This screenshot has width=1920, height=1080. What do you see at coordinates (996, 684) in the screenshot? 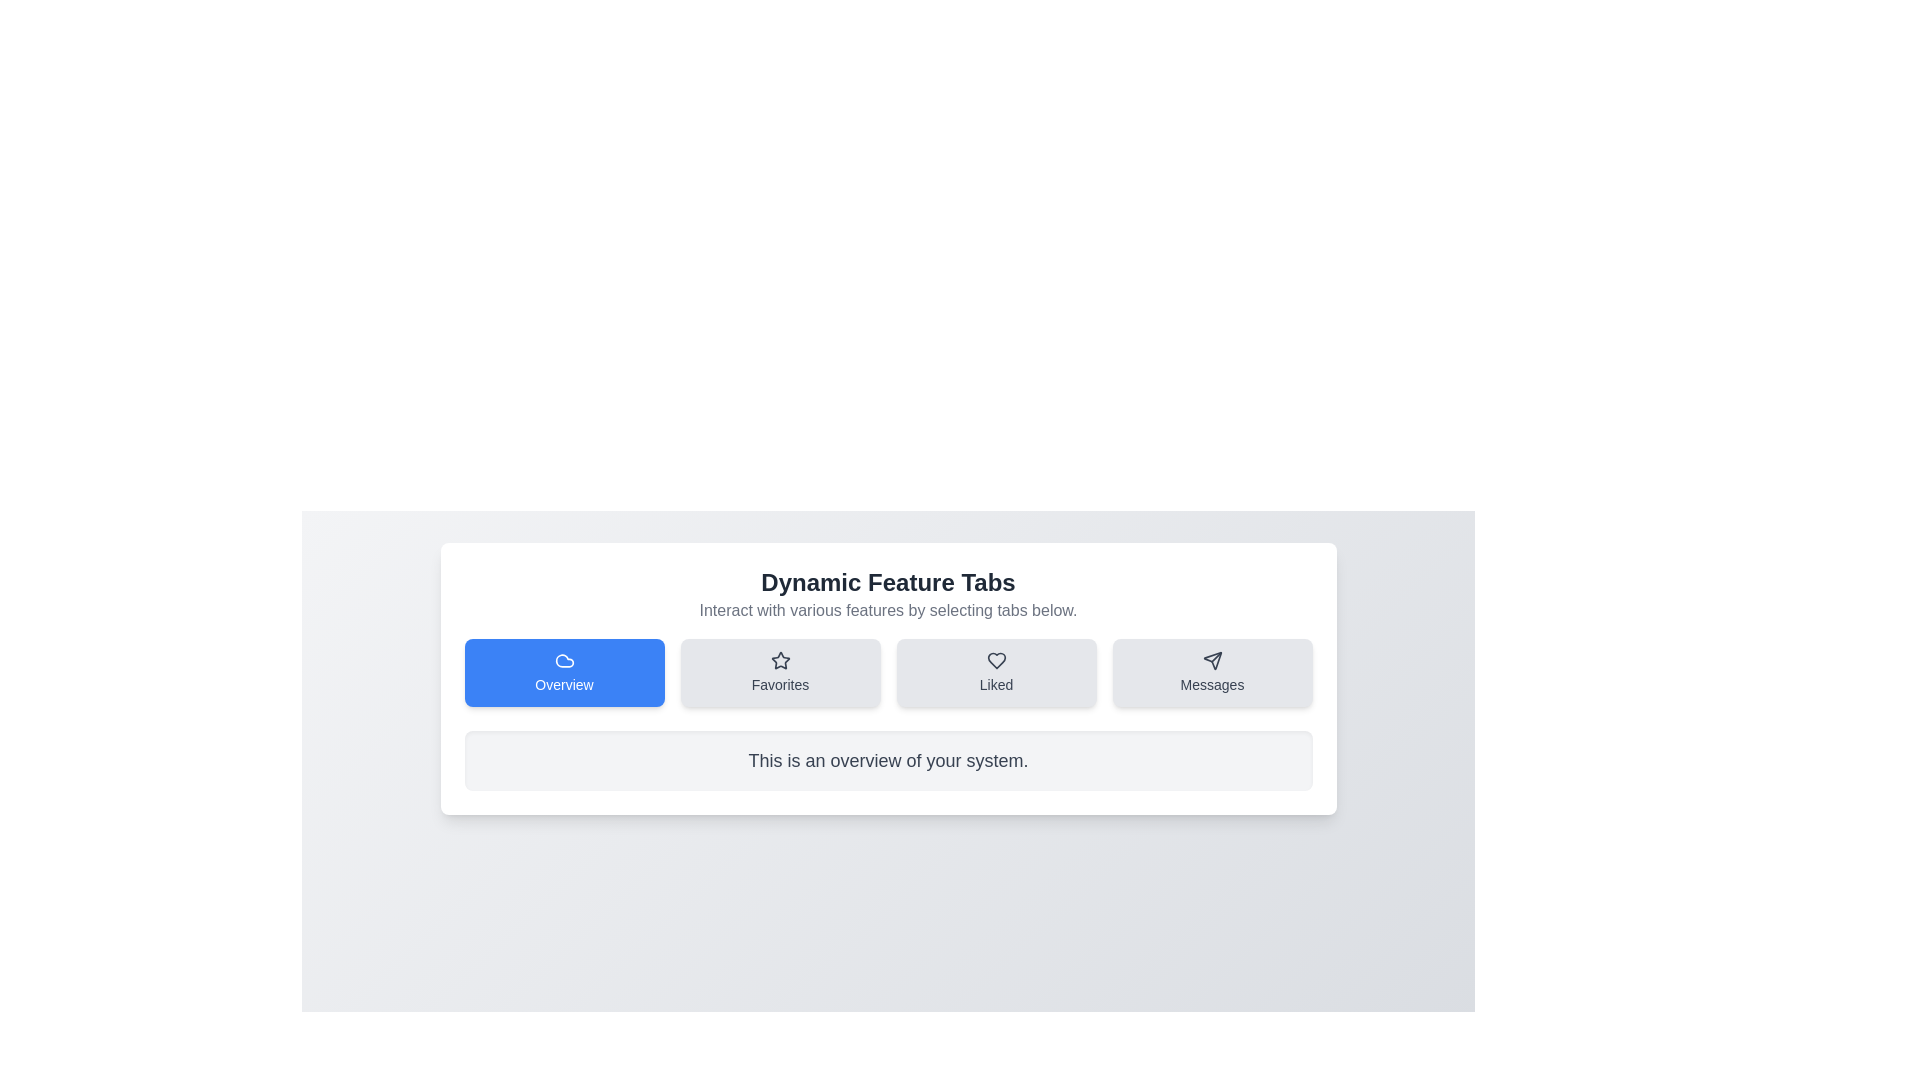
I see `the 'Liked' text label, which is displayed in a medium-sized sans-serif font below a heart icon and is part of the interactive options under 'Dynamic Feature Tabs'` at bounding box center [996, 684].